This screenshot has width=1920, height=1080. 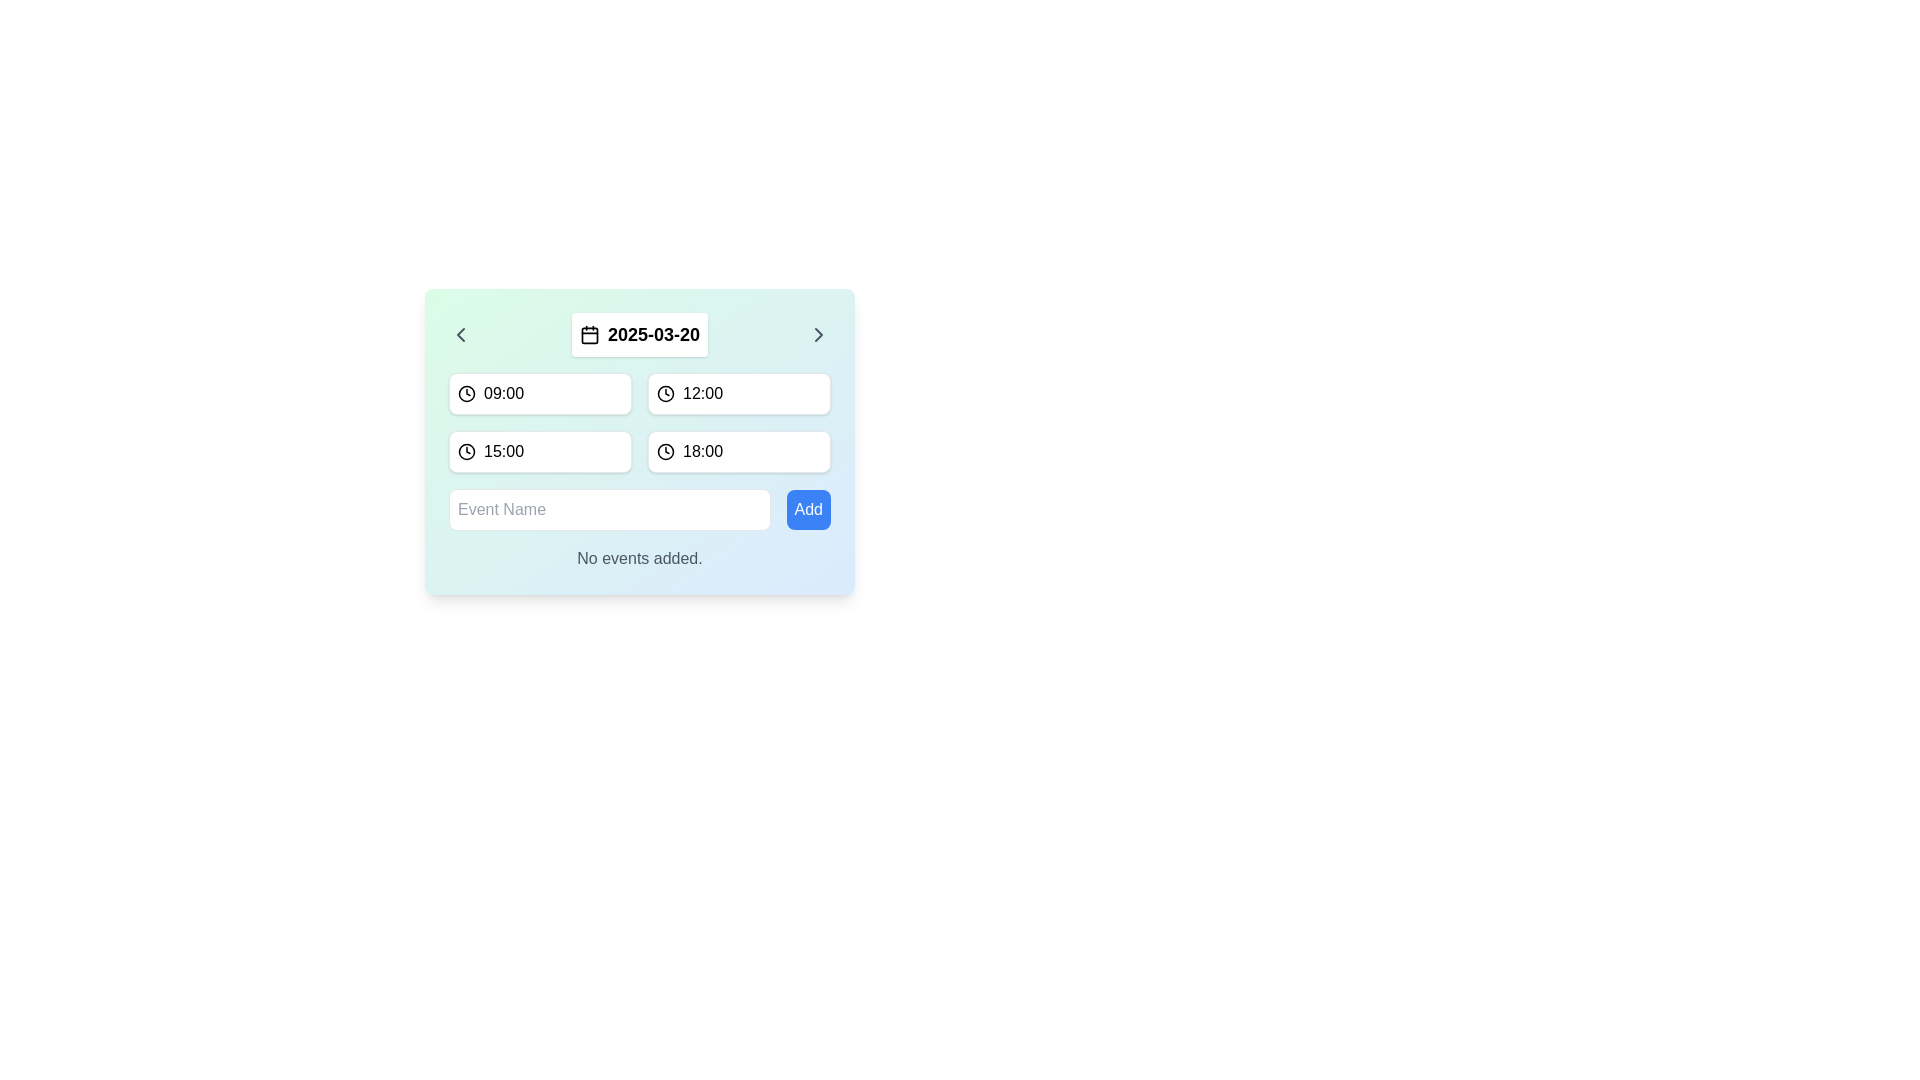 What do you see at coordinates (459, 334) in the screenshot?
I see `the leftmost navigation button icon to move to the previous date in the calendar interface` at bounding box center [459, 334].